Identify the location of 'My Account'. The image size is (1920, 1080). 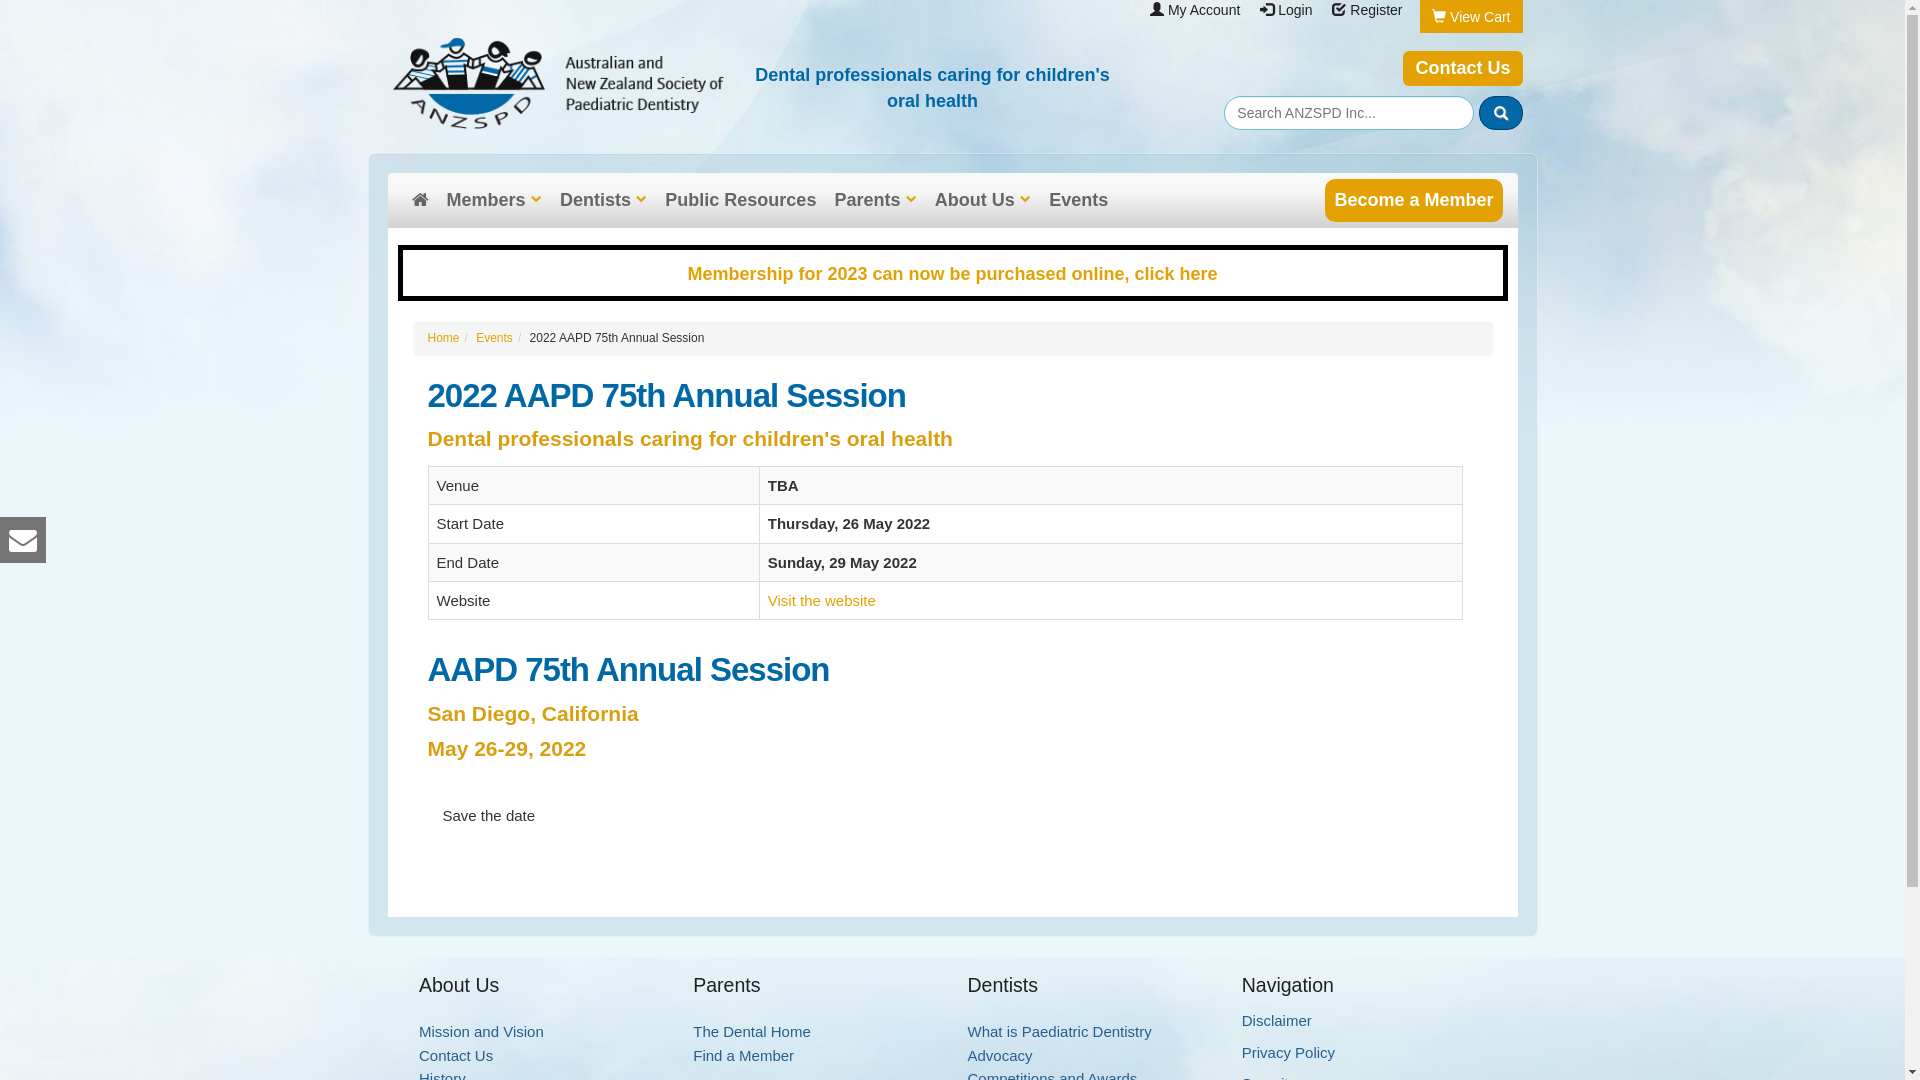
(1203, 10).